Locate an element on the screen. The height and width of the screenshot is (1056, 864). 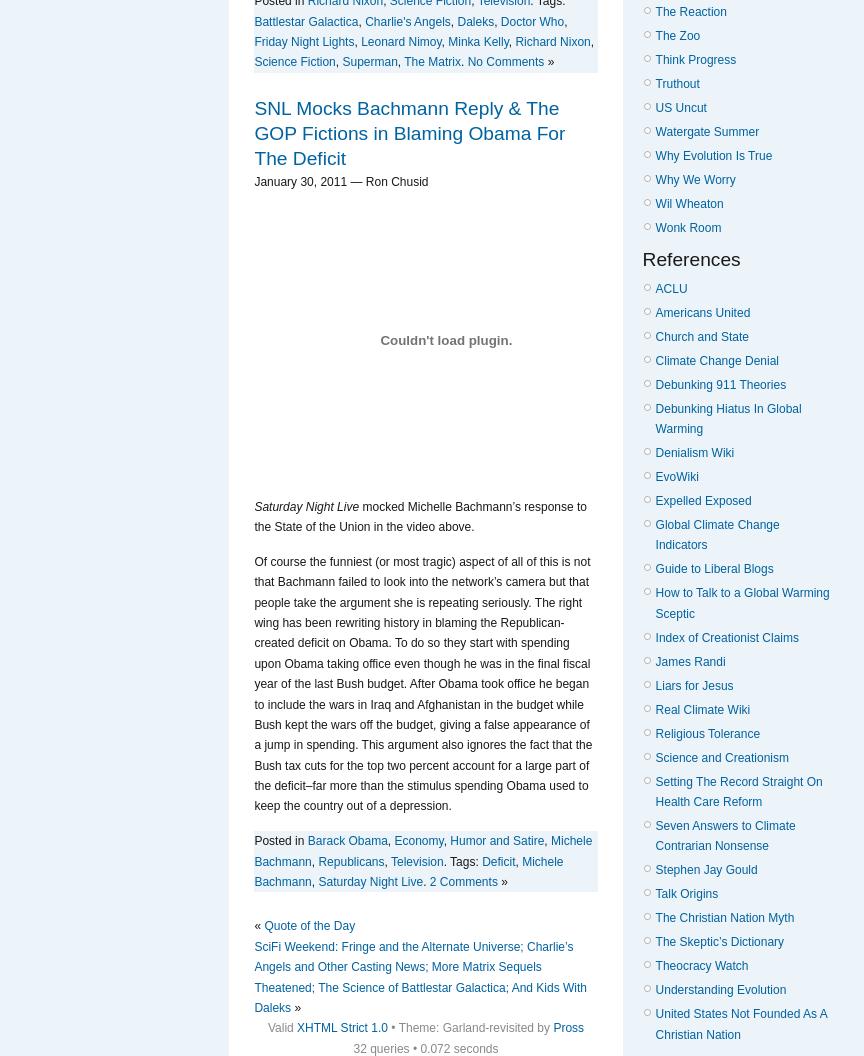
'Global Climate Change Indicators' is located at coordinates (717, 534).